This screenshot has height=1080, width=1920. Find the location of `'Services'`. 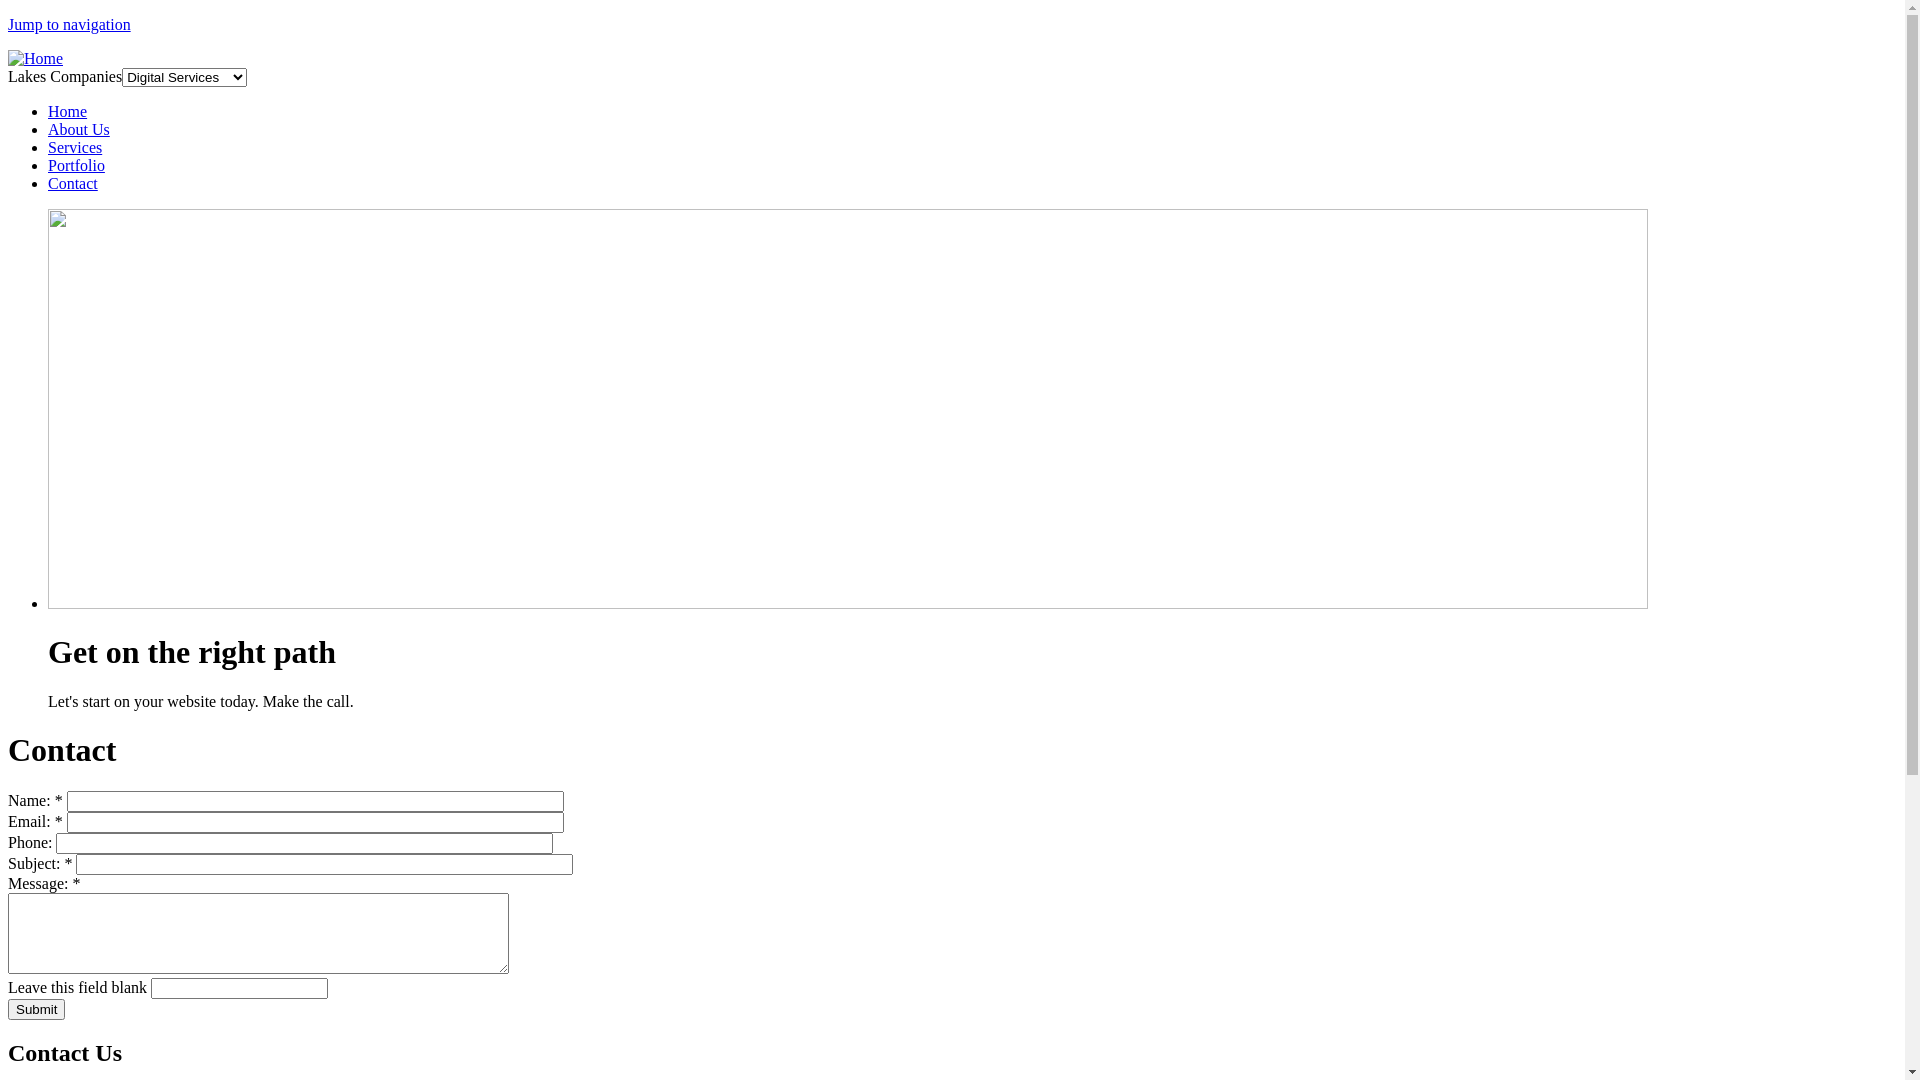

'Services' is located at coordinates (48, 146).